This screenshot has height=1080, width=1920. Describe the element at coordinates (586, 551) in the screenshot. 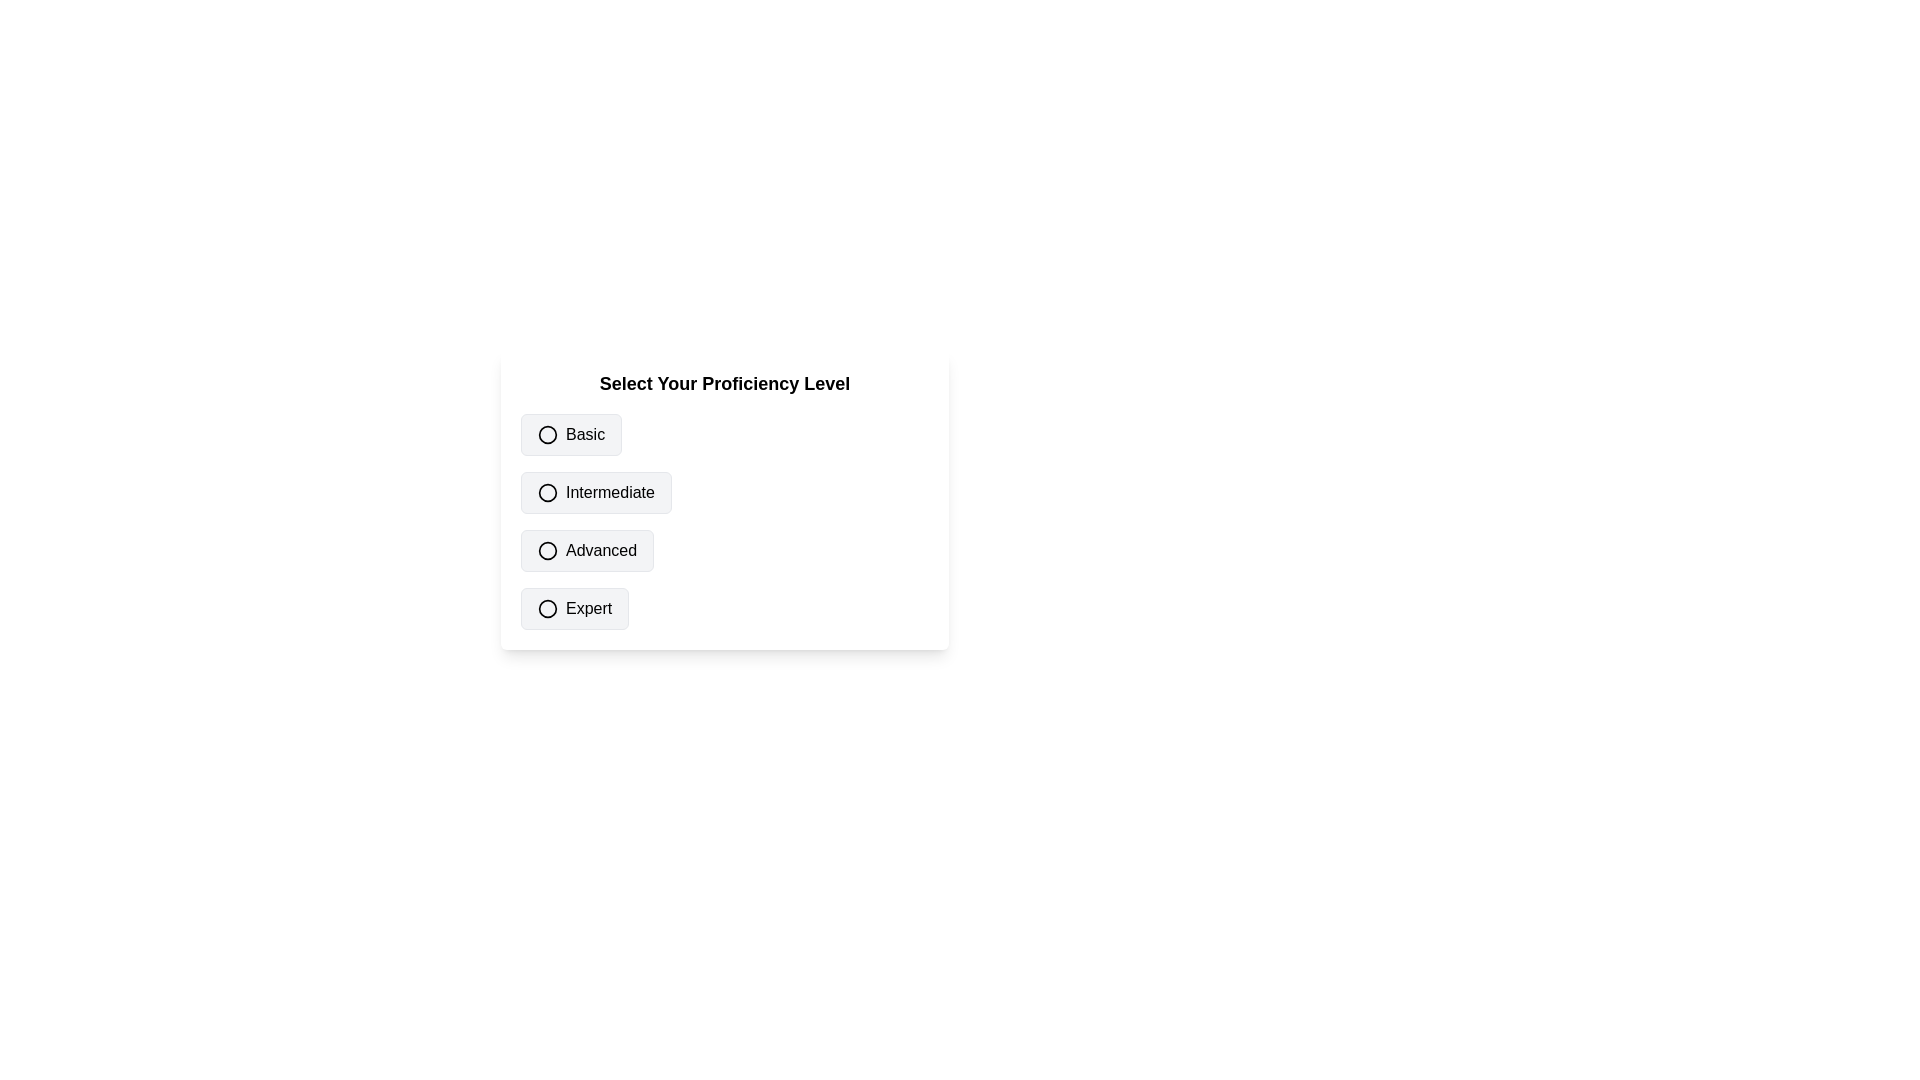

I see `to select the 'Advanced' proficiency level radio button, which is the third option in the vertical list under 'Select Your Proficiency Level'` at that location.